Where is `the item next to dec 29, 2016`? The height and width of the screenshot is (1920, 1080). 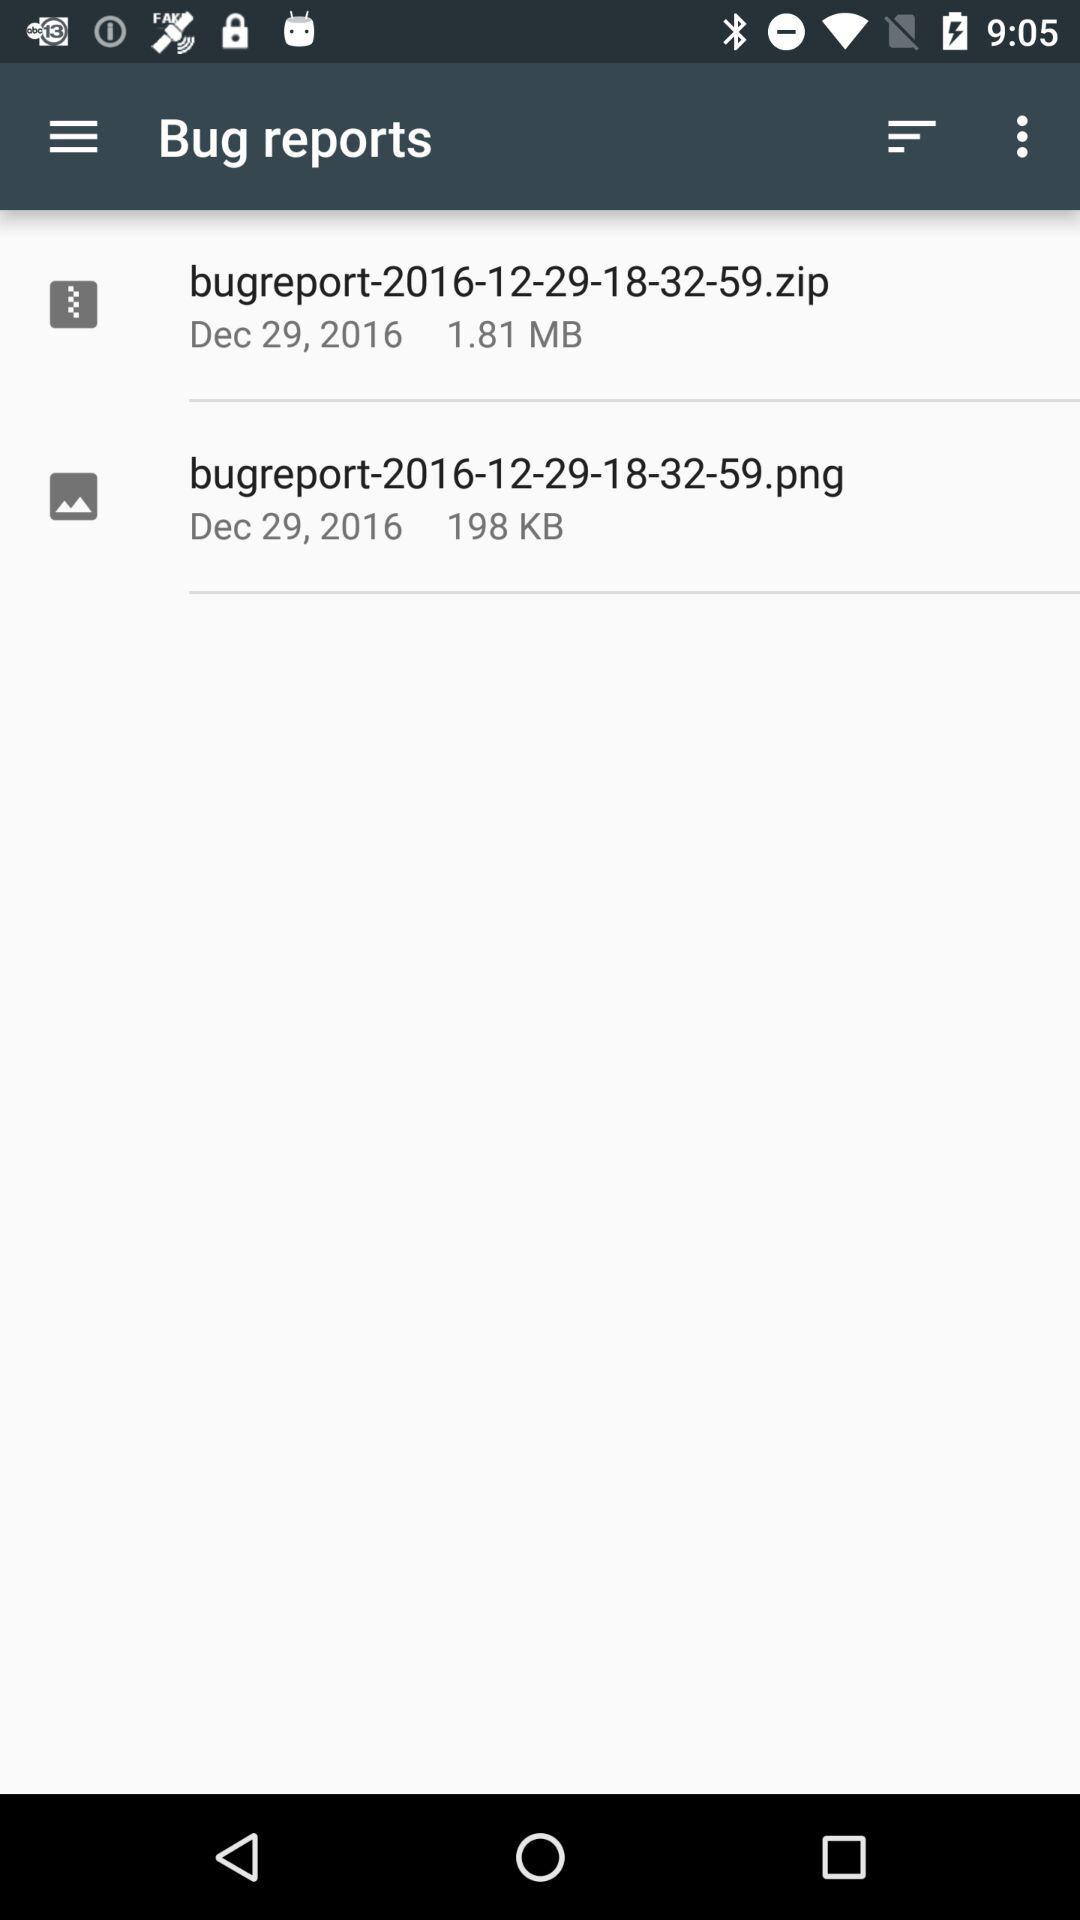 the item next to dec 29, 2016 is located at coordinates (564, 332).